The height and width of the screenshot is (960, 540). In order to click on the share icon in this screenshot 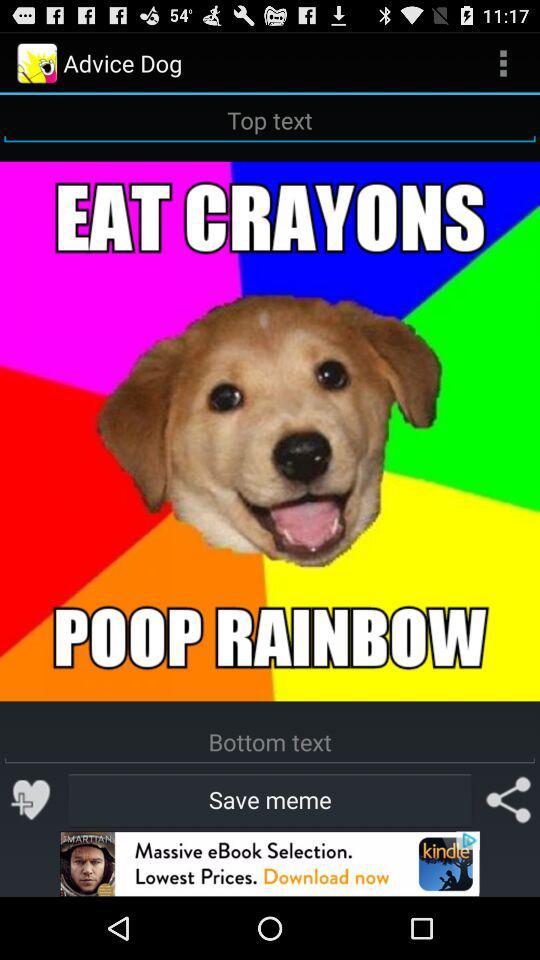, I will do `click(508, 855)`.